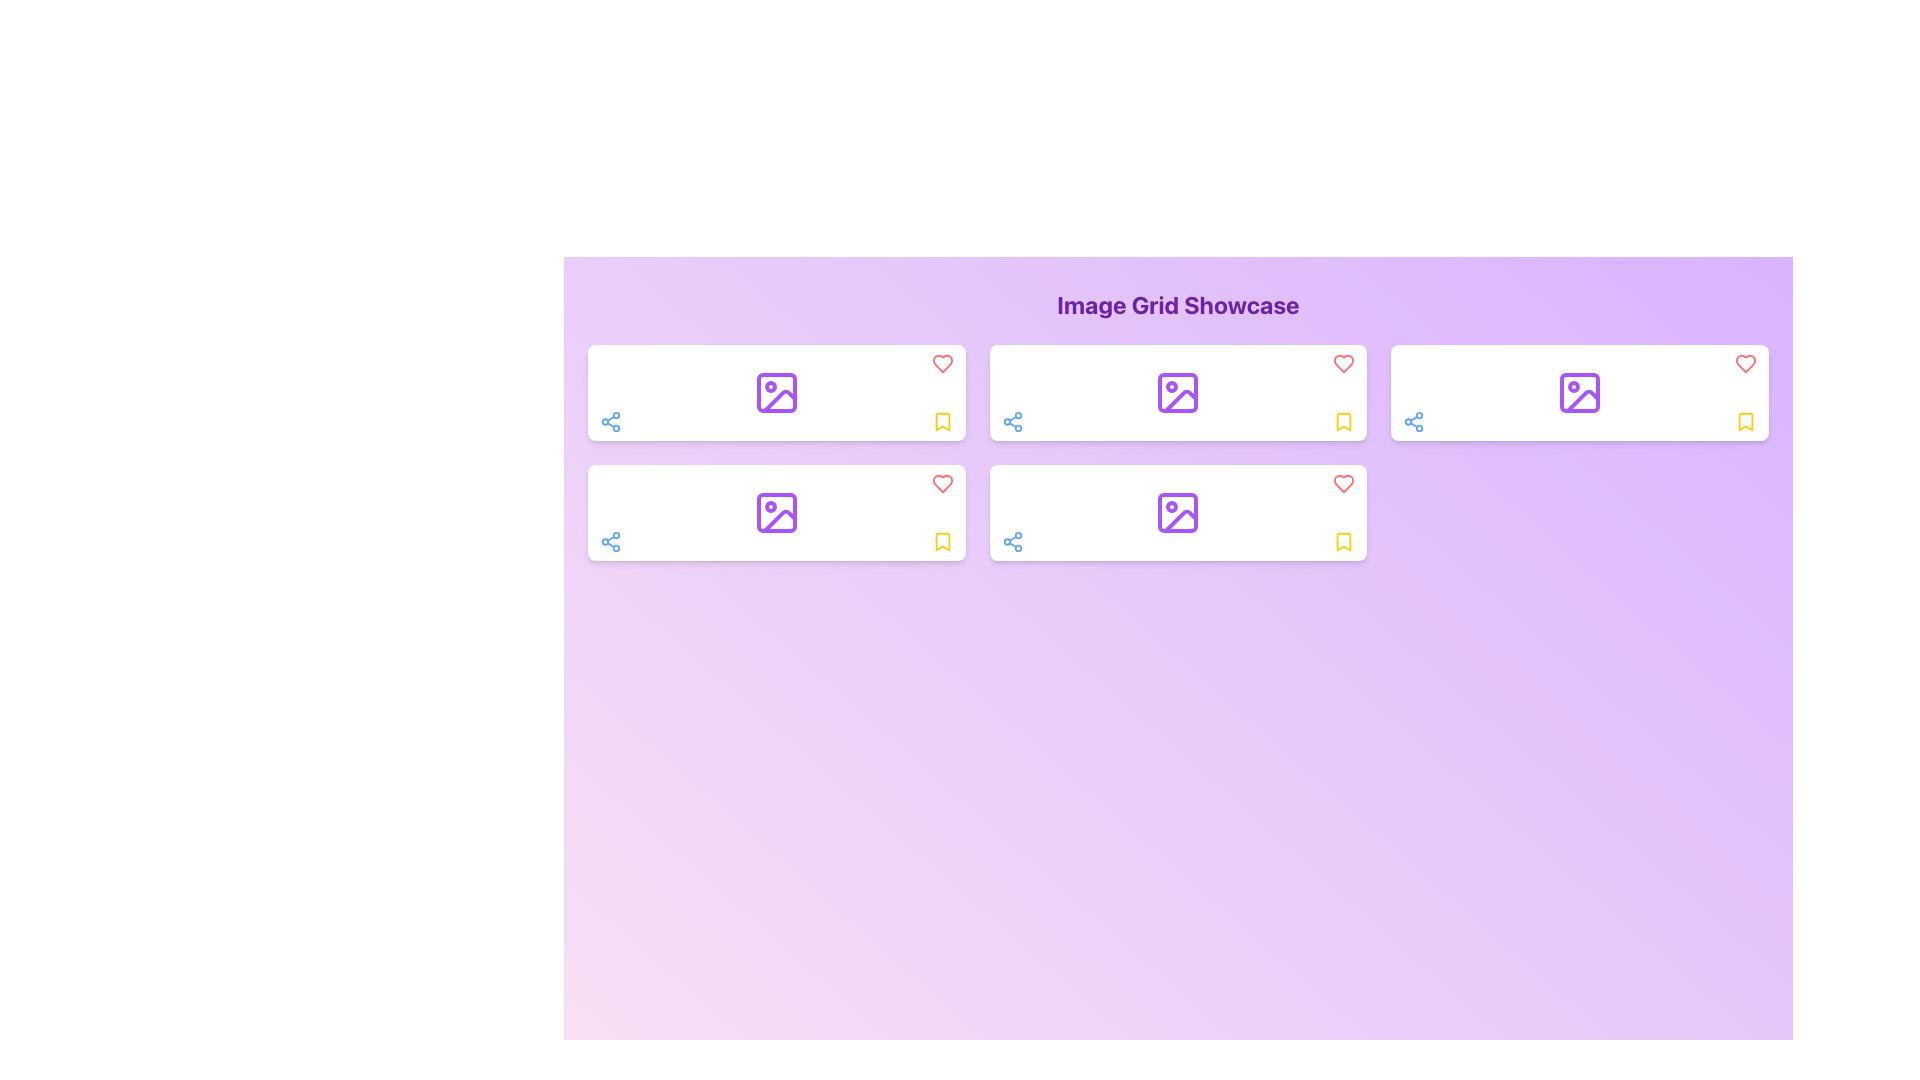 The image size is (1920, 1080). What do you see at coordinates (775, 393) in the screenshot?
I see `the purple rectangle with rounded corners that serves as the base background of the image icon located in the top-left position of the grid items` at bounding box center [775, 393].